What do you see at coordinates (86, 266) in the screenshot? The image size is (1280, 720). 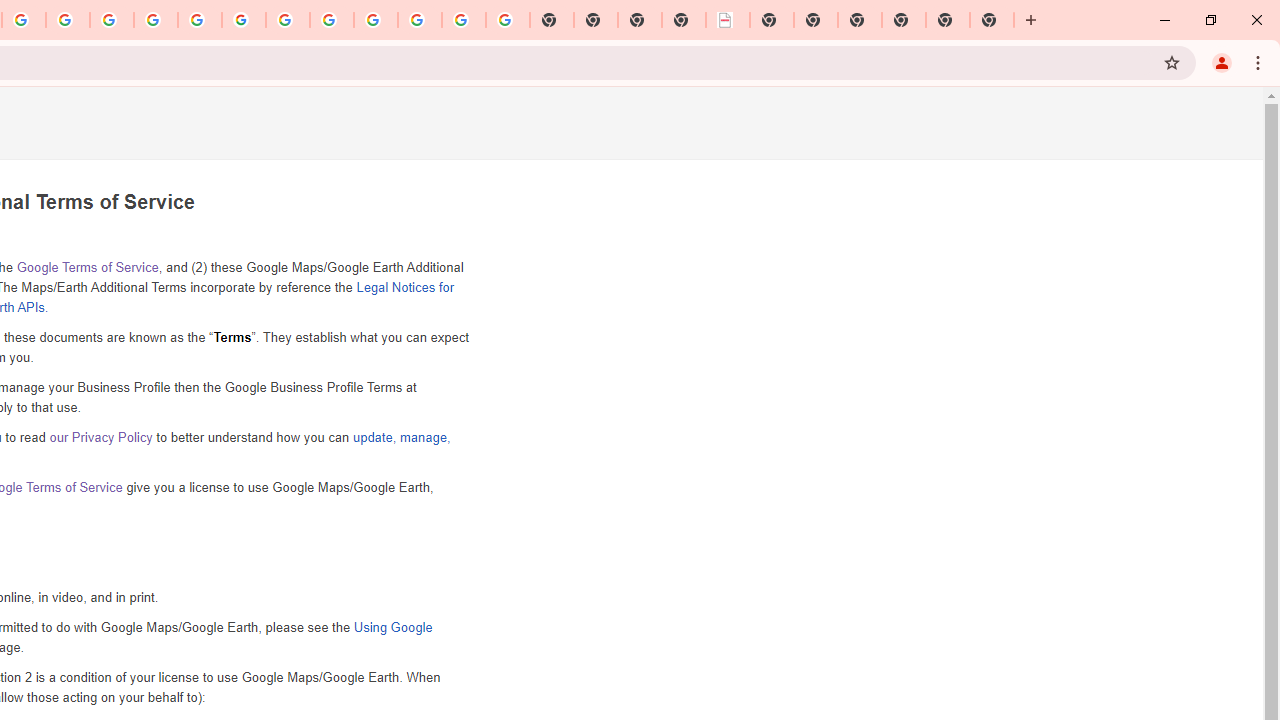 I see `'Google Terms of Service'` at bounding box center [86, 266].